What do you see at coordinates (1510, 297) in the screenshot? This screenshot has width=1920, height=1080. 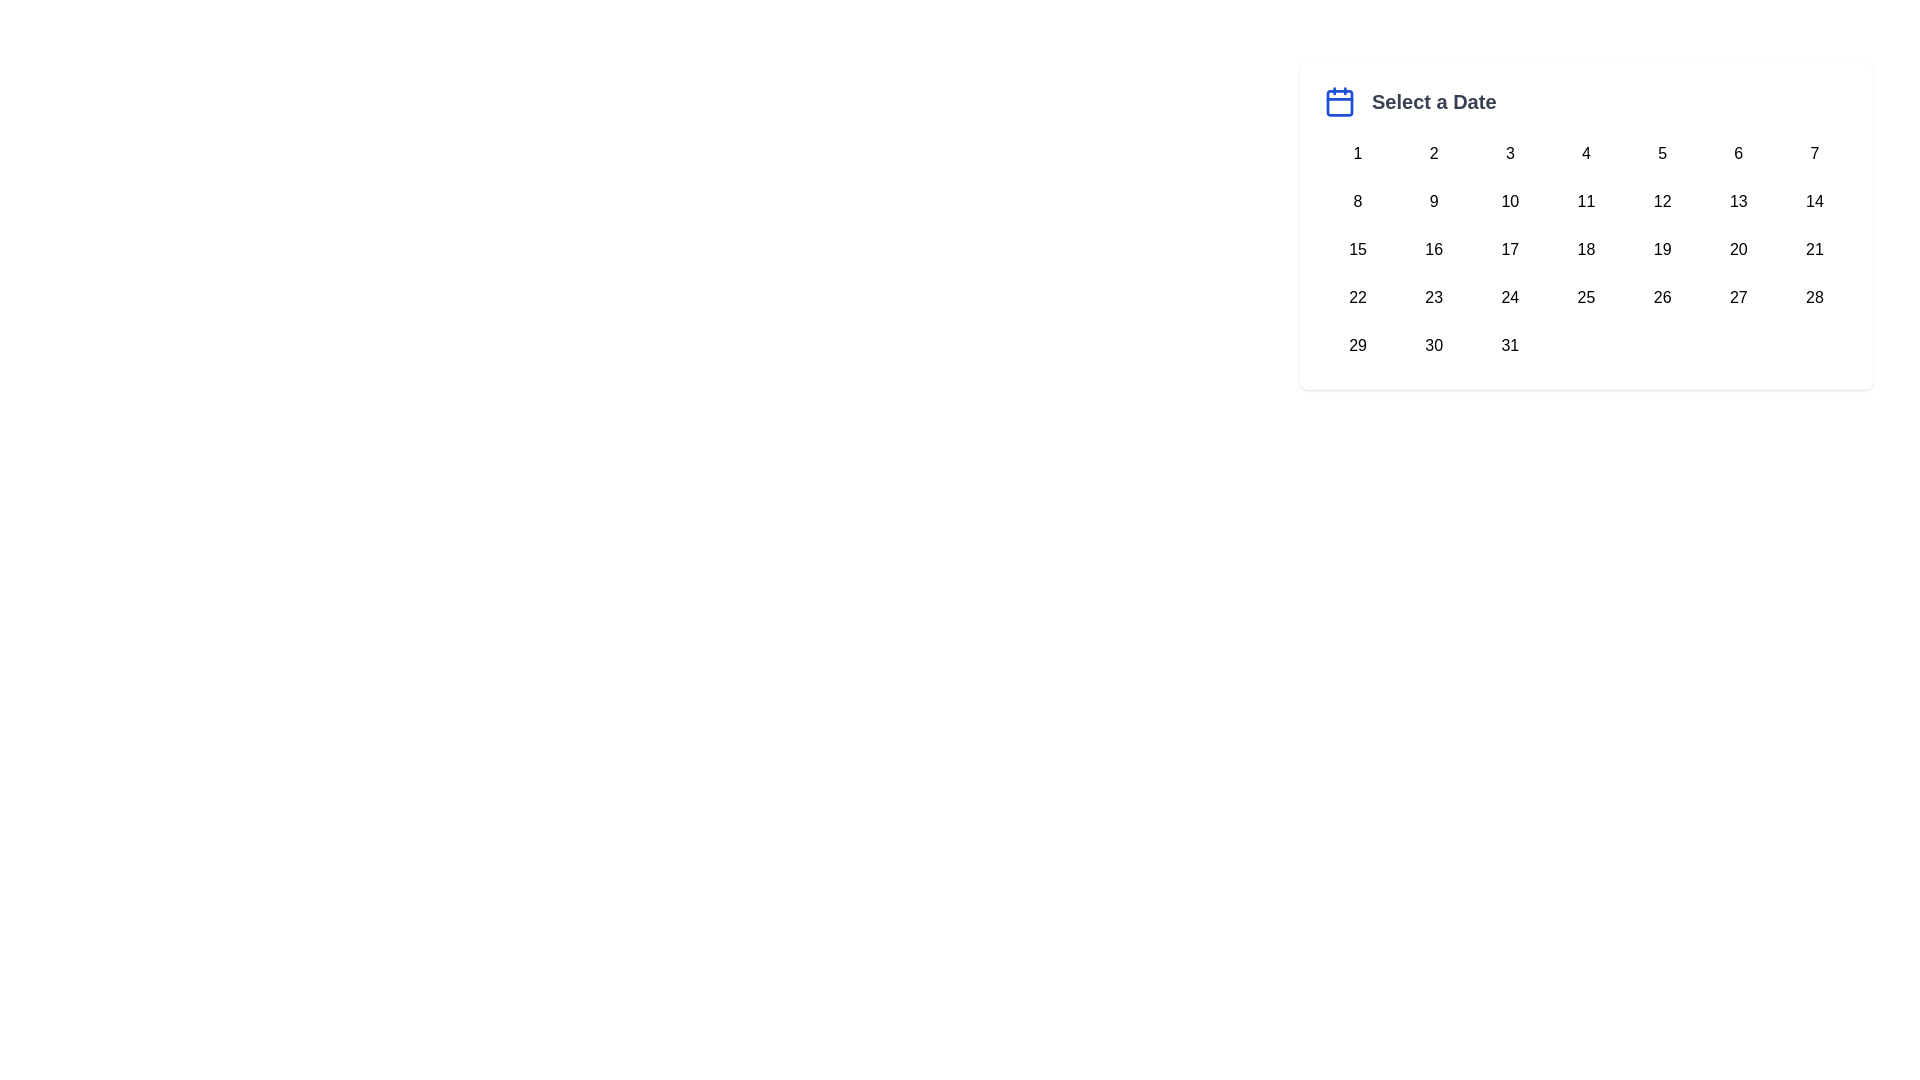 I see `the button representing the date '24' in the calendar view` at bounding box center [1510, 297].